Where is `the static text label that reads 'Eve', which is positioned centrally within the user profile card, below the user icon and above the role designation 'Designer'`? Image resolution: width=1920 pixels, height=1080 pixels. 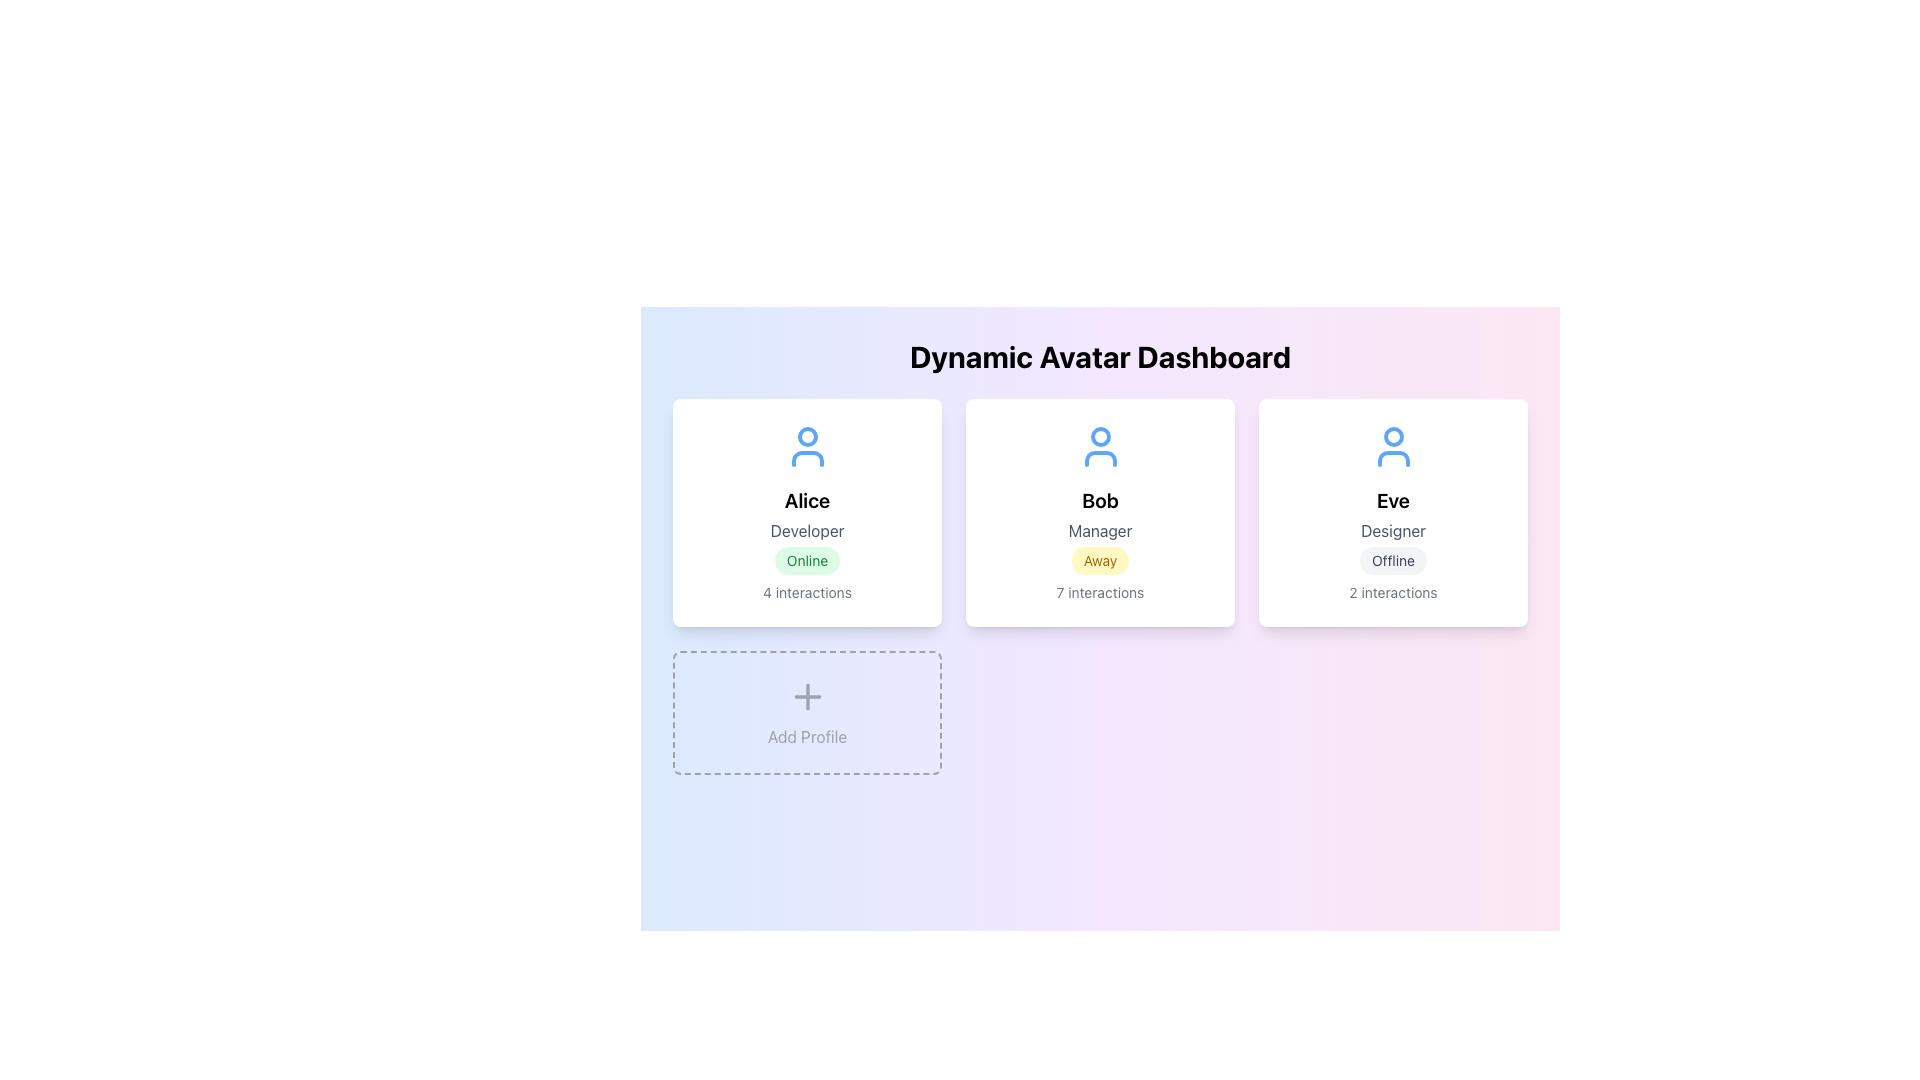 the static text label that reads 'Eve', which is positioned centrally within the user profile card, below the user icon and above the role designation 'Designer' is located at coordinates (1392, 500).